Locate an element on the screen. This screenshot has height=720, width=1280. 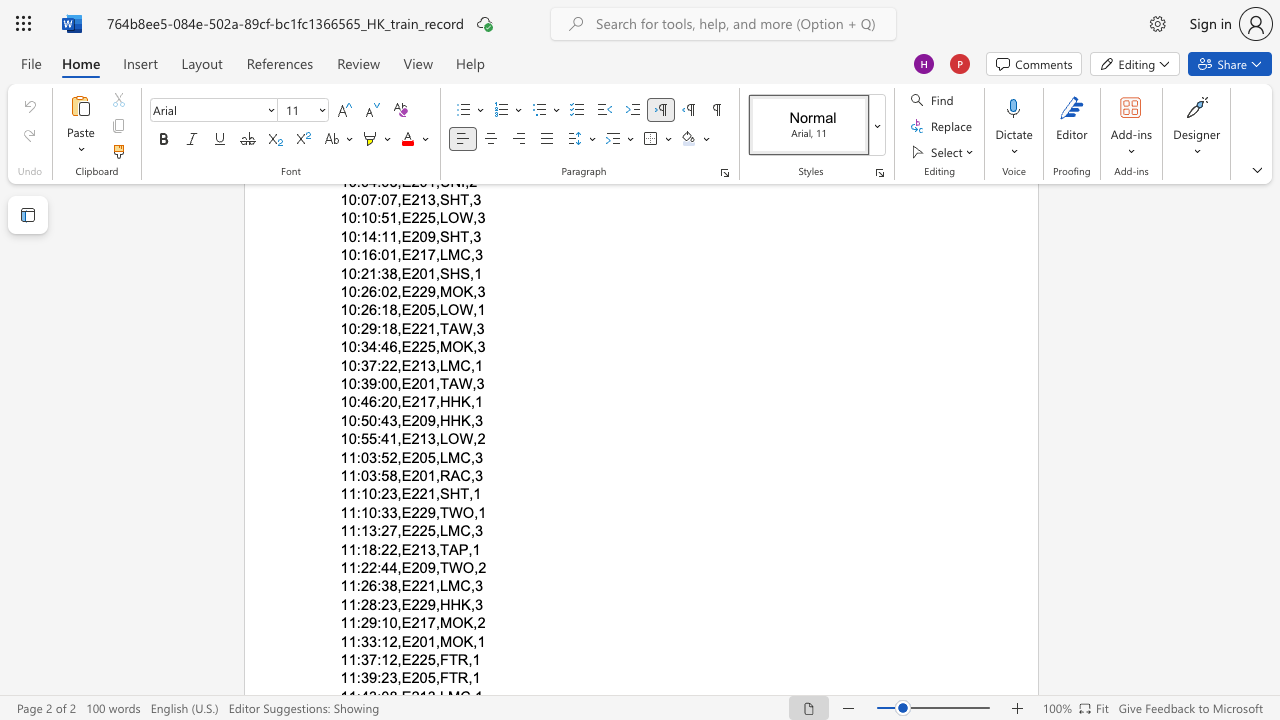
the subset text "29,HHK" within the text "11:28:23,E229,HHK,3" is located at coordinates (418, 603).